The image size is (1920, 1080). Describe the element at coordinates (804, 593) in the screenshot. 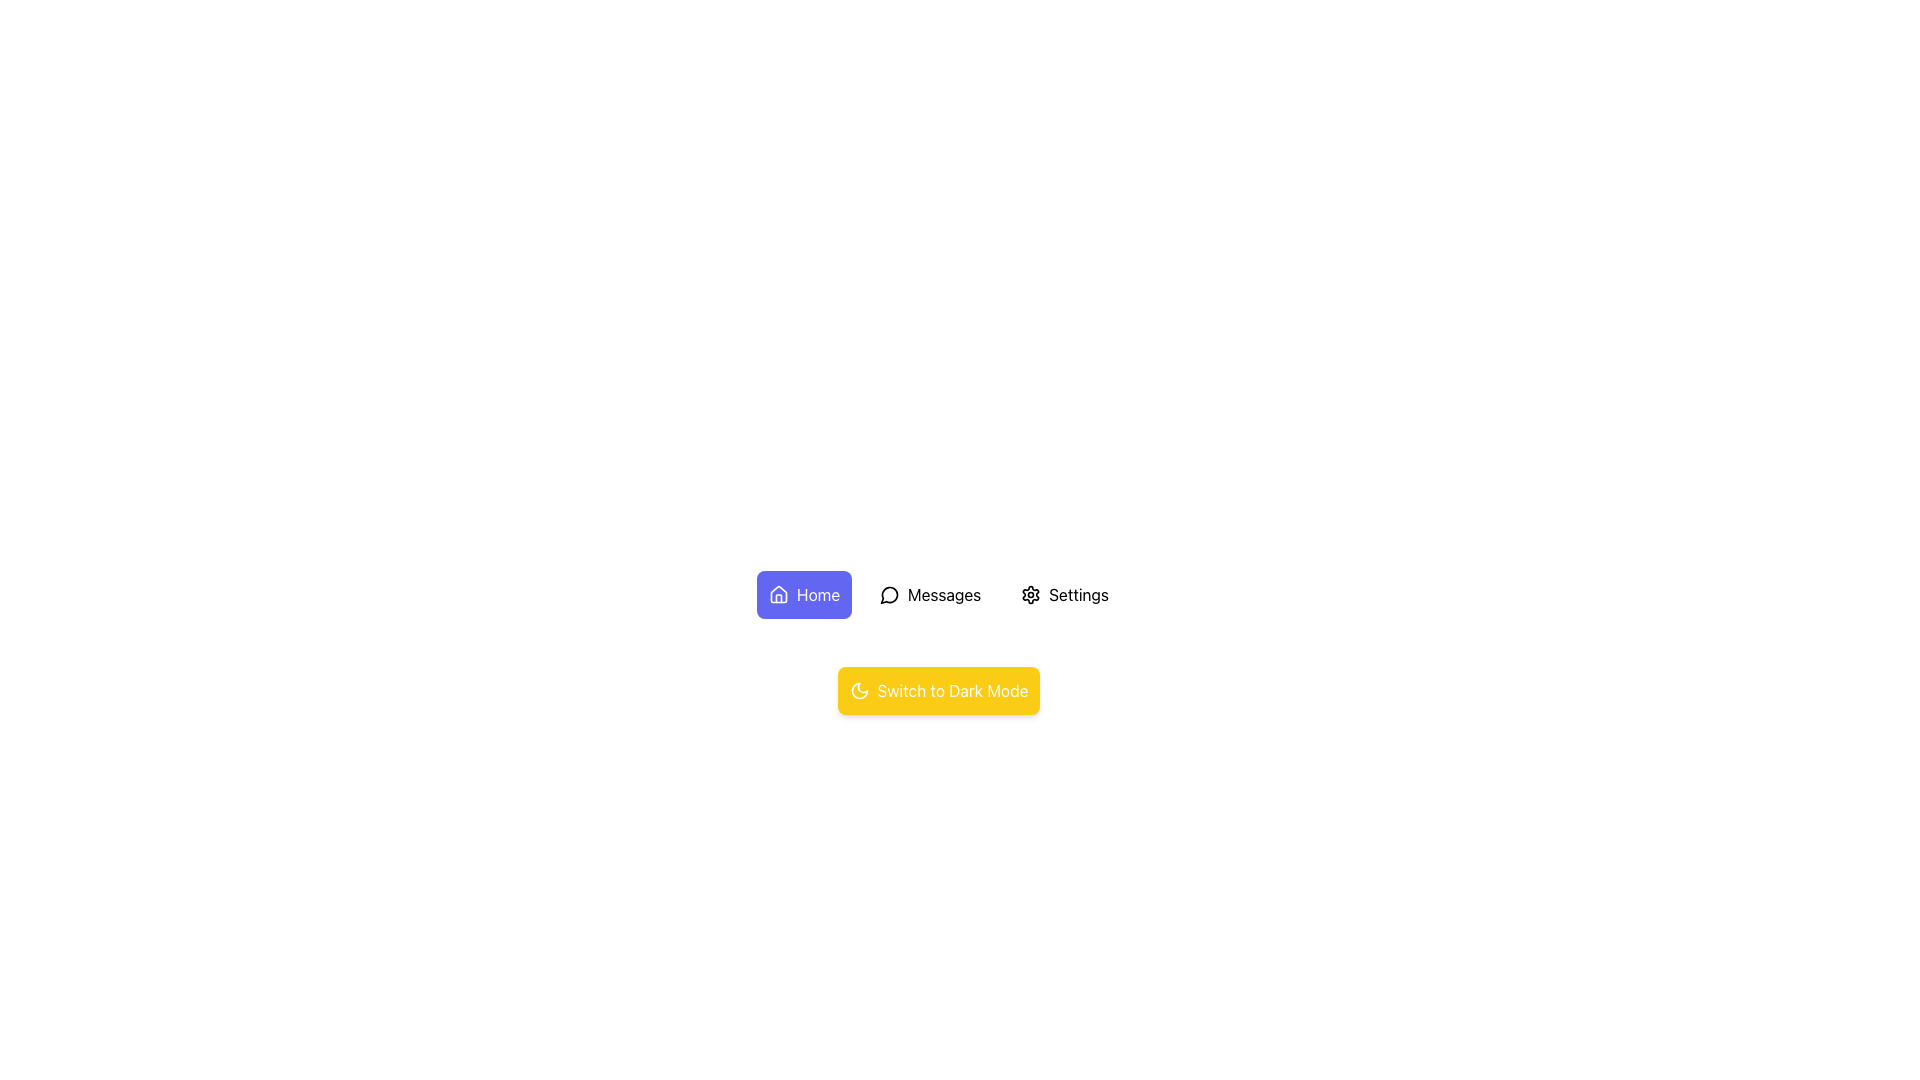

I see `the 'Home' button, which is the first button in a row of three options, located in the lower central region of the interface` at that location.